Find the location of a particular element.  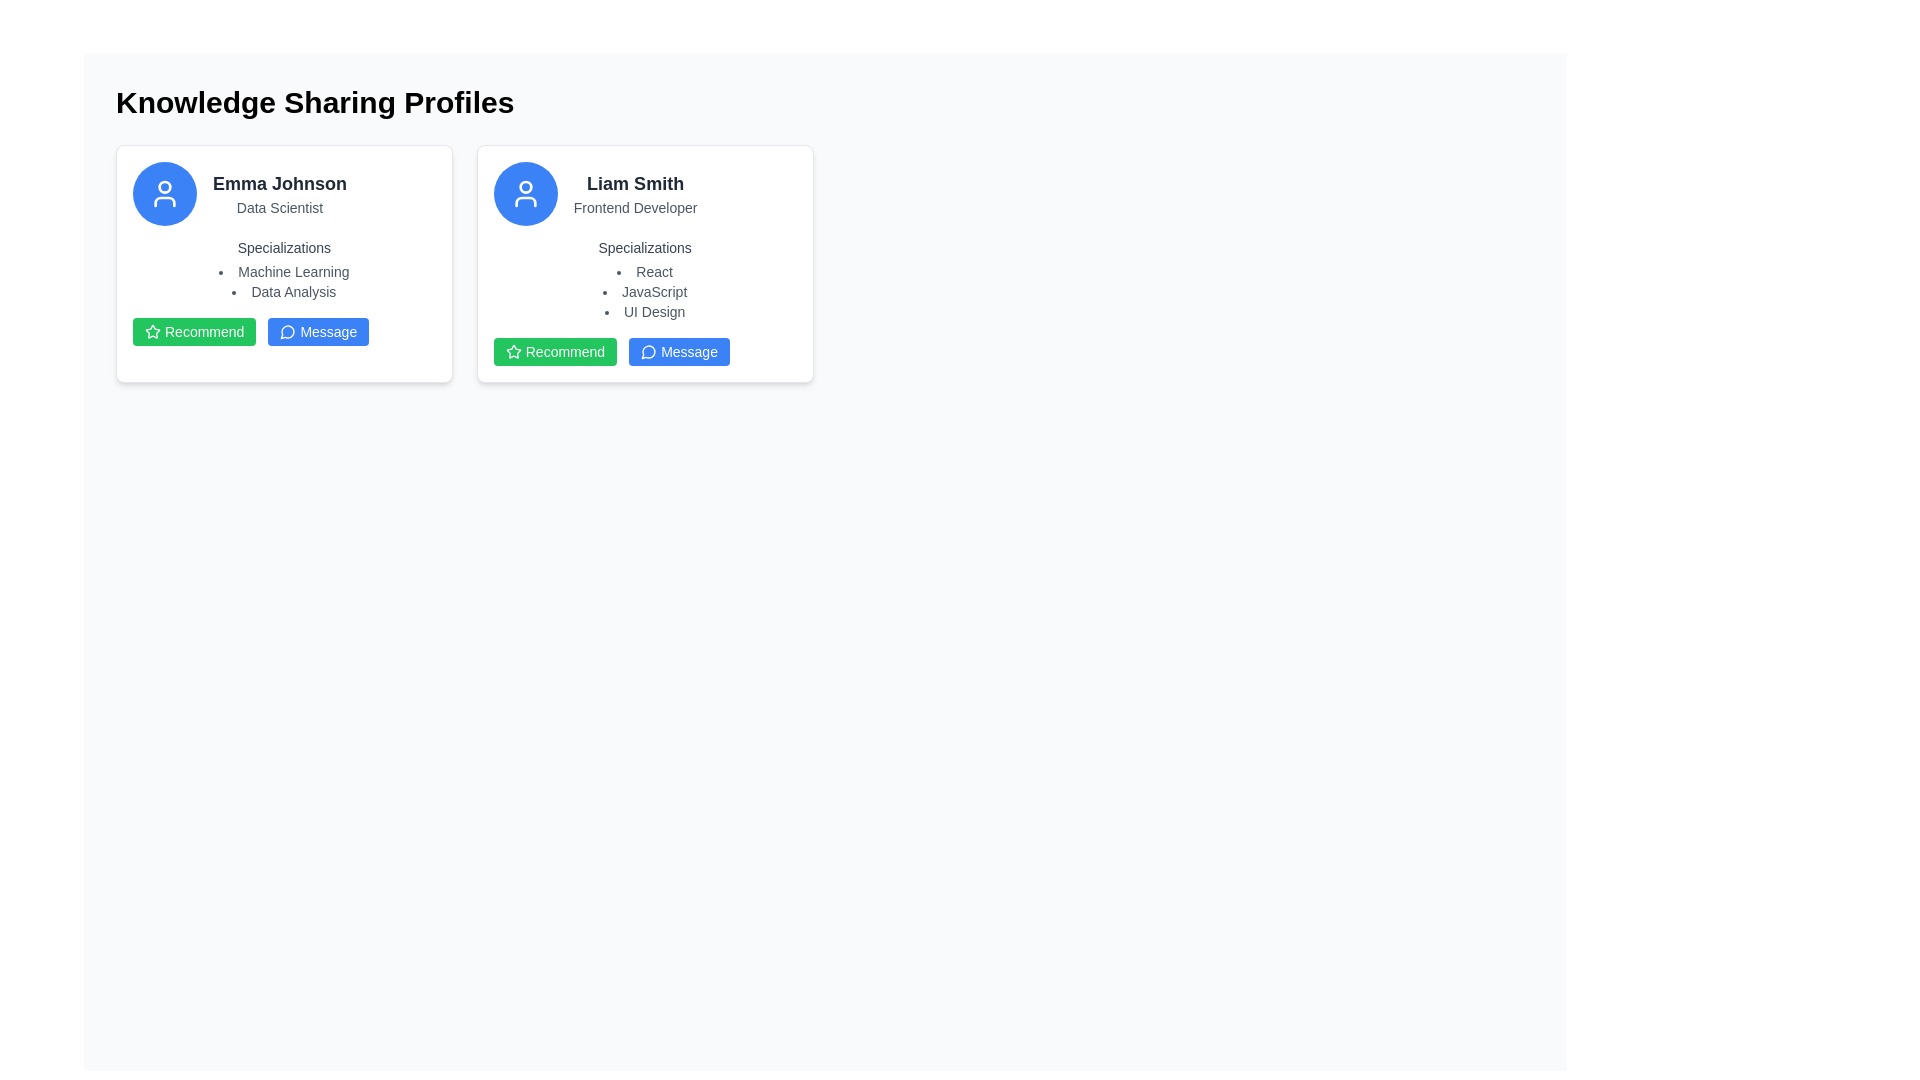

the text list displaying skills or areas of expertise for Liam Smith, located under the header 'Specializations' and above the buttons 'Recommend' and 'Message' is located at coordinates (645, 280).